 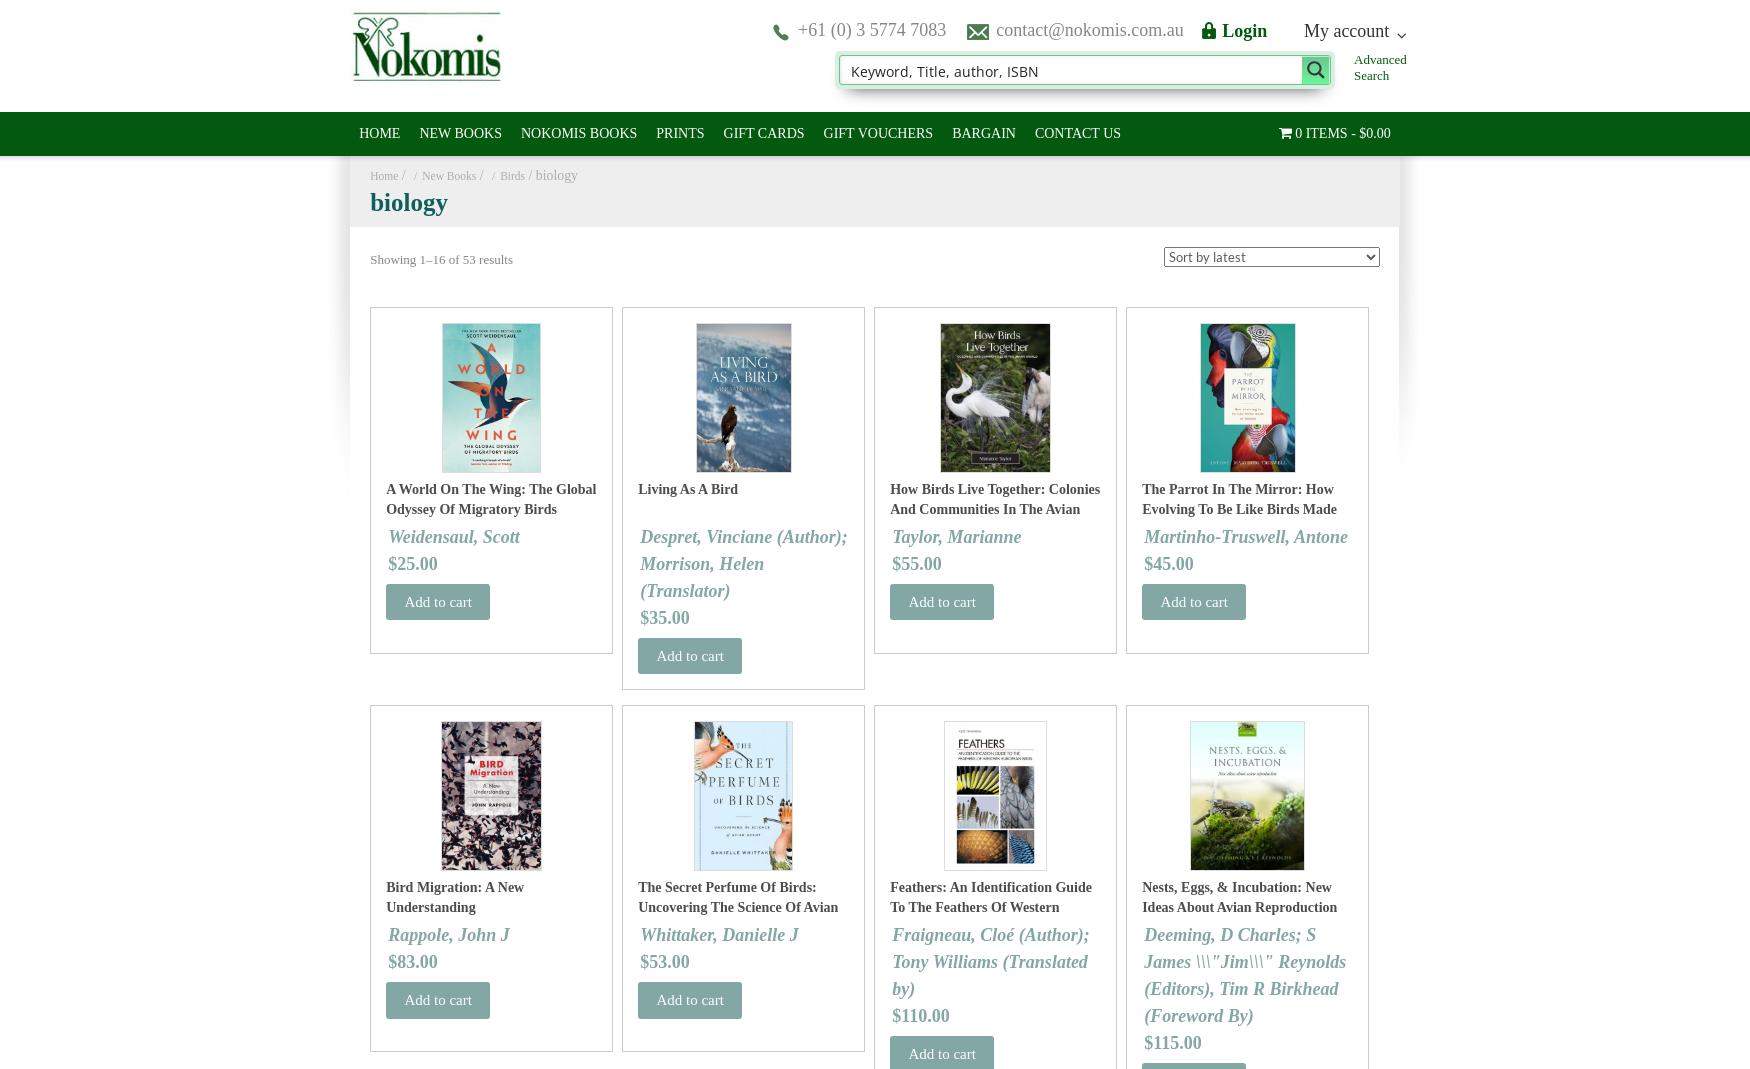 I want to click on '/ biology', so click(x=550, y=175).